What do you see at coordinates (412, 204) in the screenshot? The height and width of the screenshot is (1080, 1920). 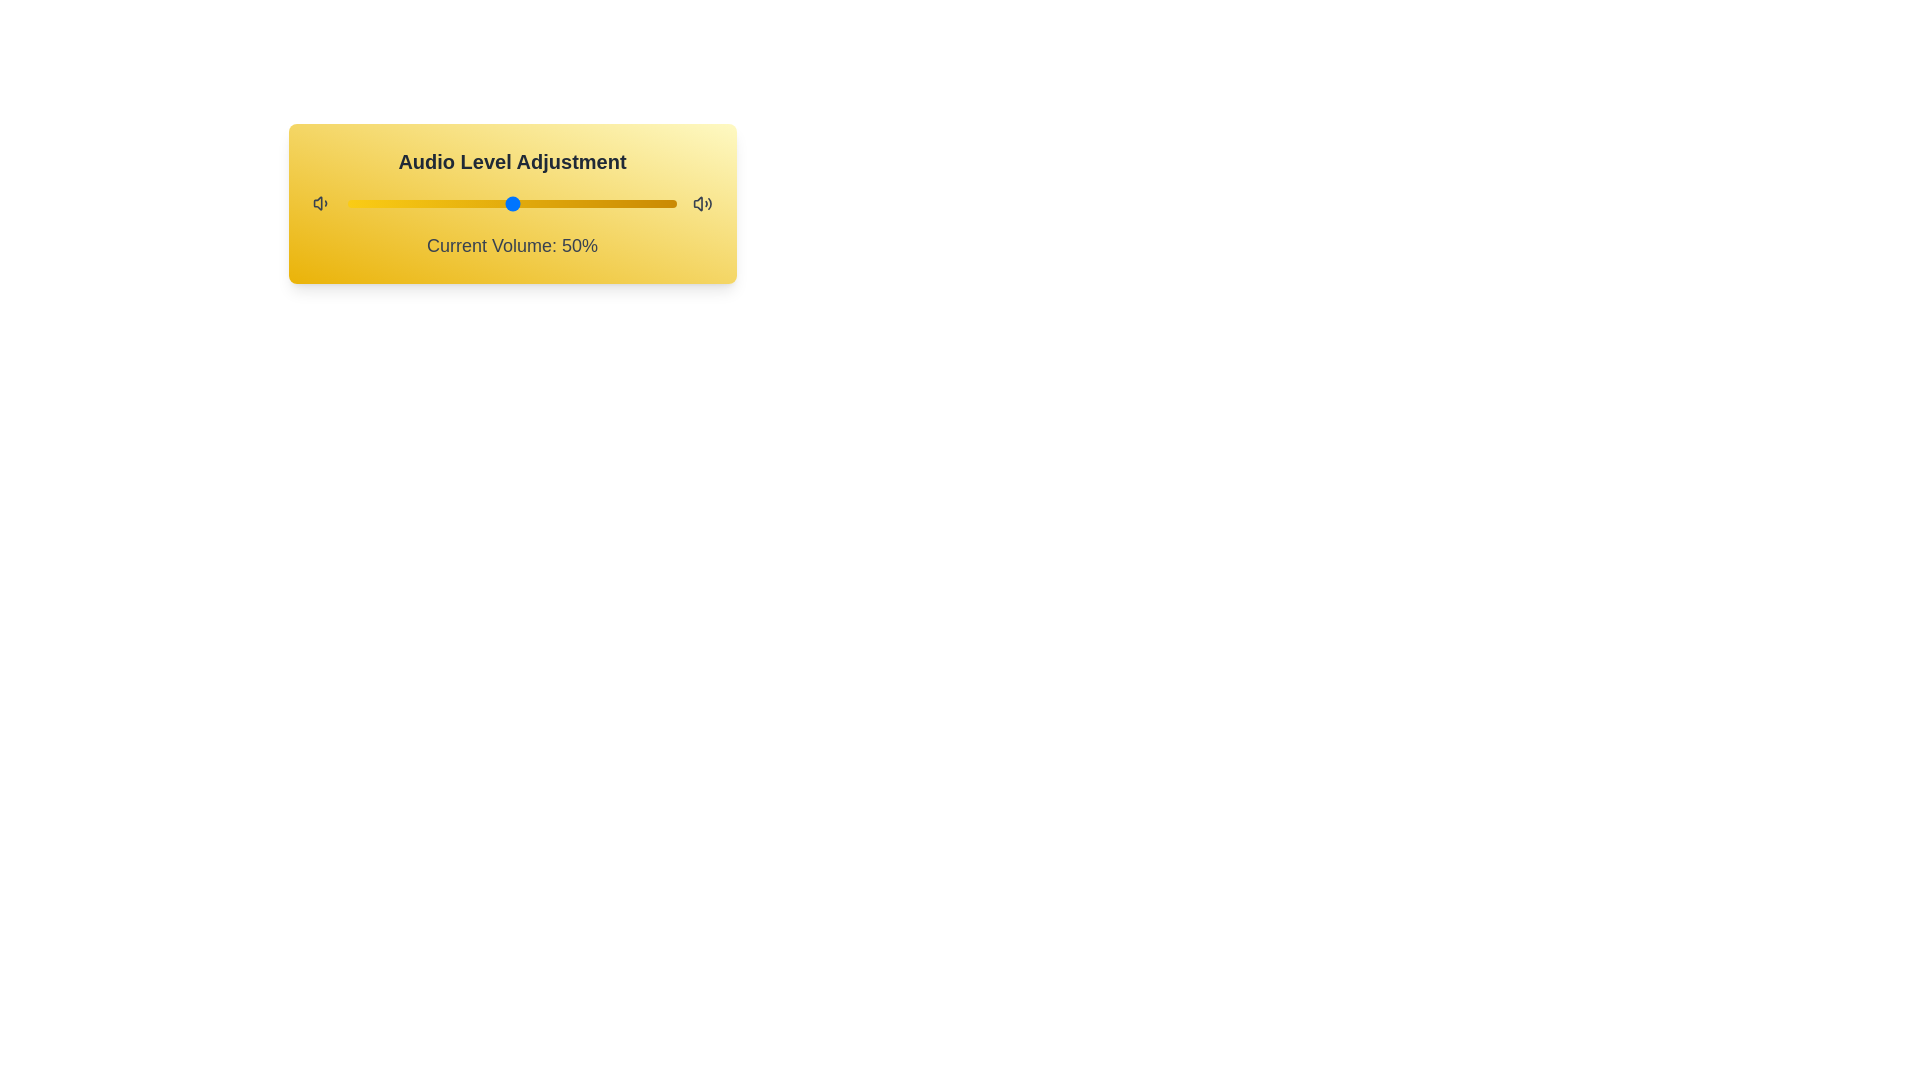 I see `the volume level` at bounding box center [412, 204].